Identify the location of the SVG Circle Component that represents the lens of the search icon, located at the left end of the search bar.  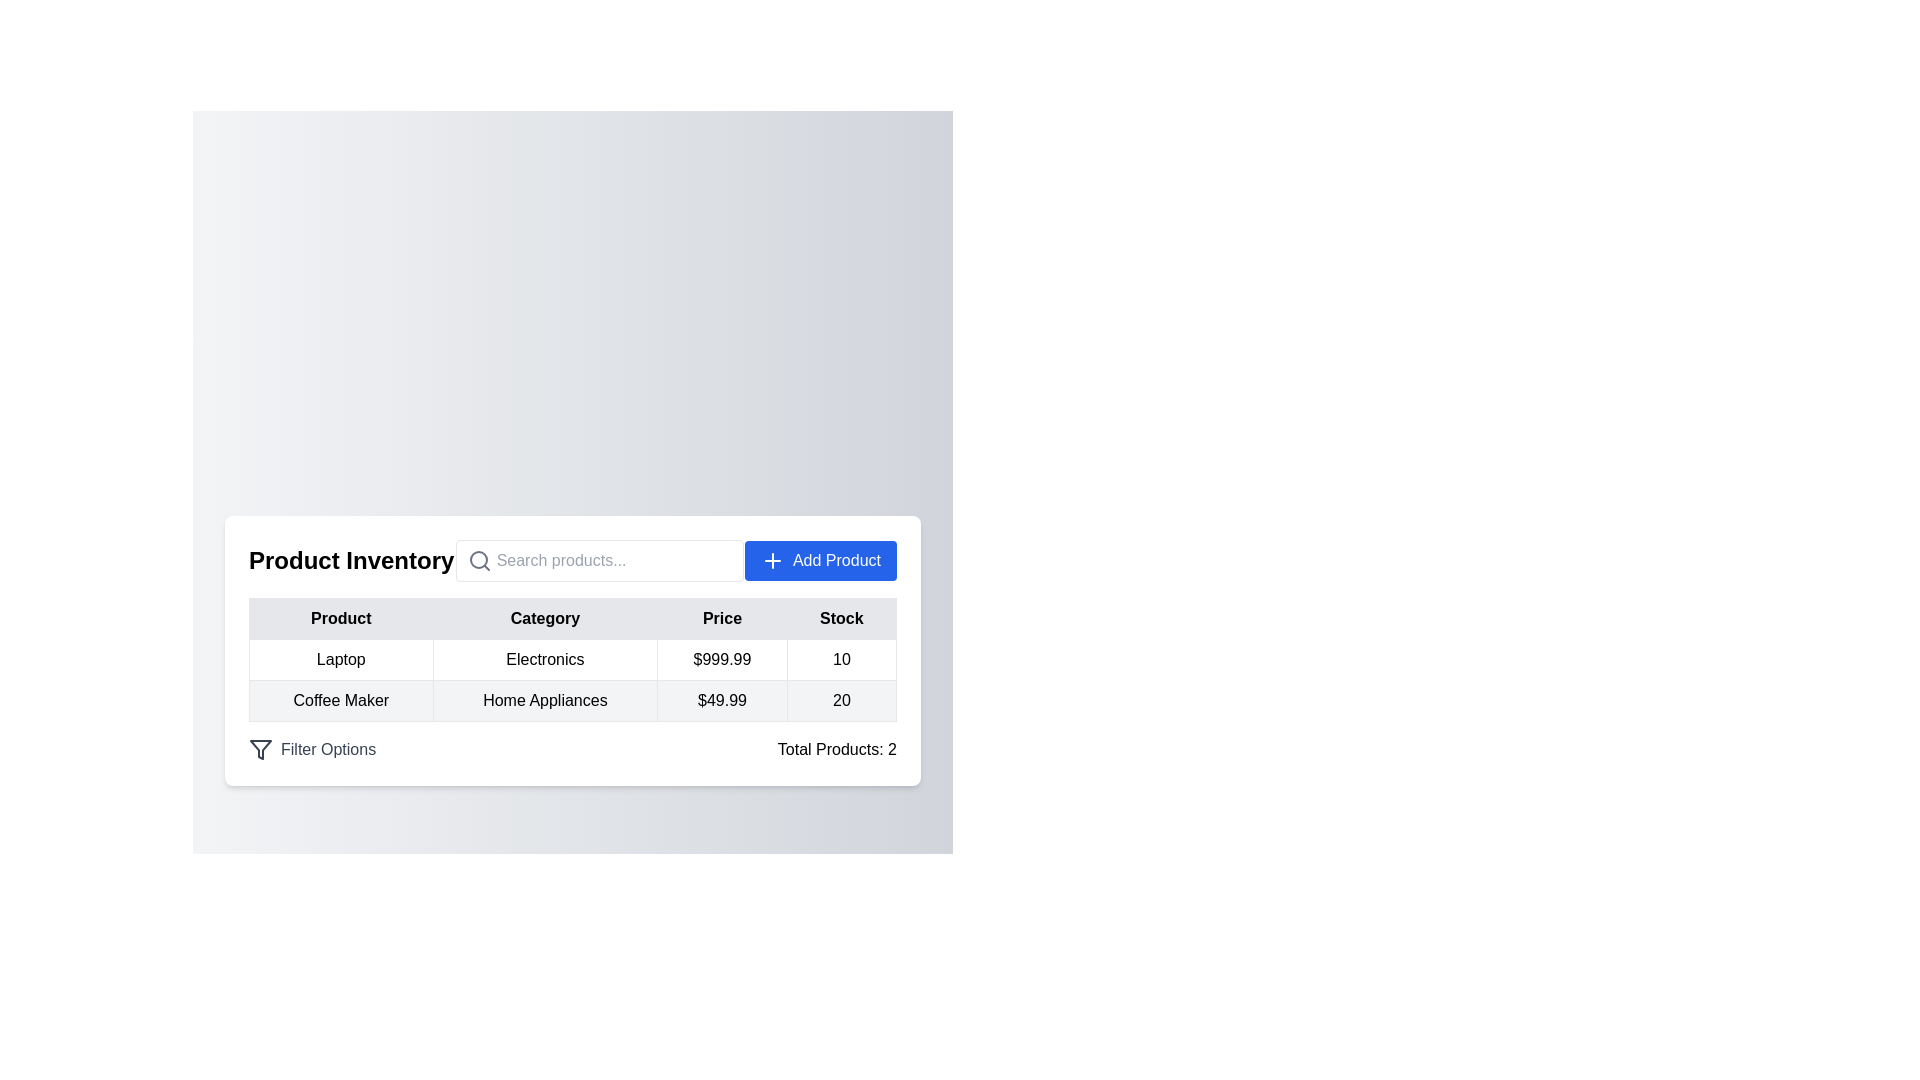
(477, 559).